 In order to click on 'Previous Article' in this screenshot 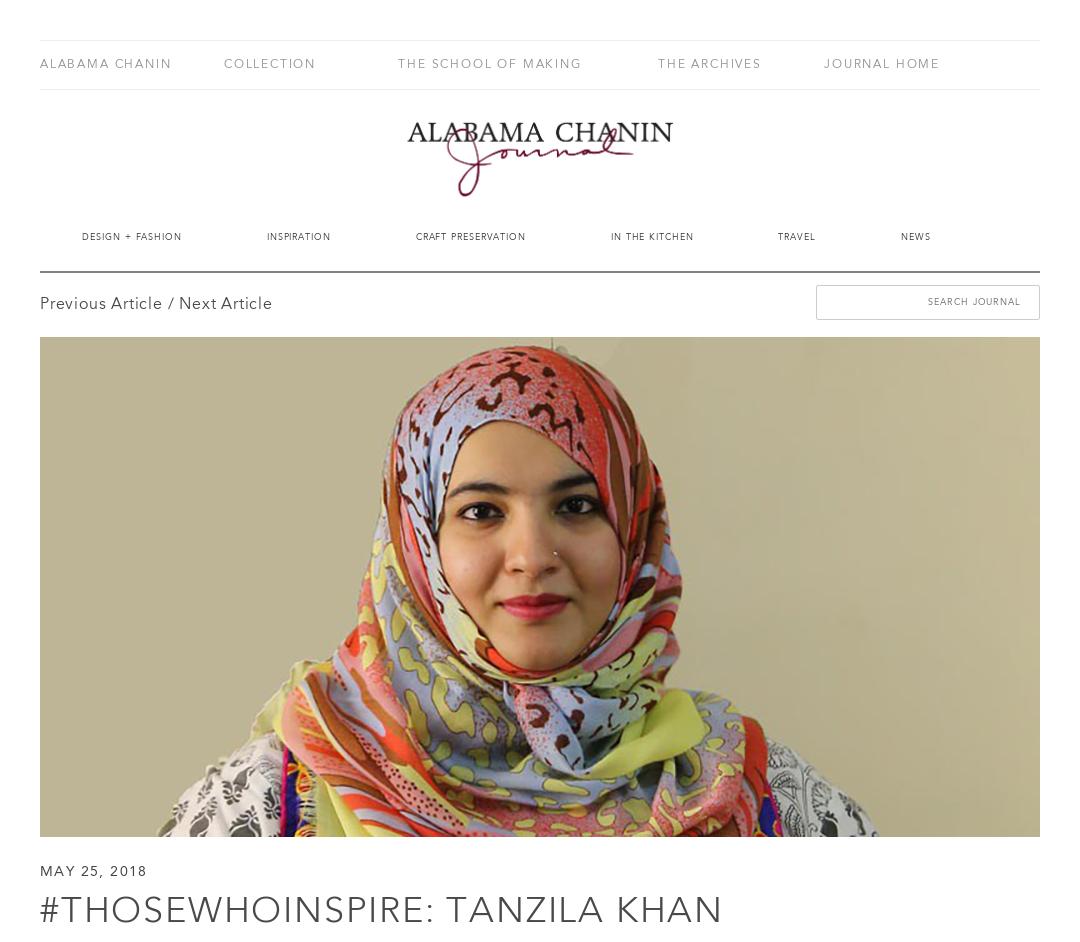, I will do `click(100, 305)`.